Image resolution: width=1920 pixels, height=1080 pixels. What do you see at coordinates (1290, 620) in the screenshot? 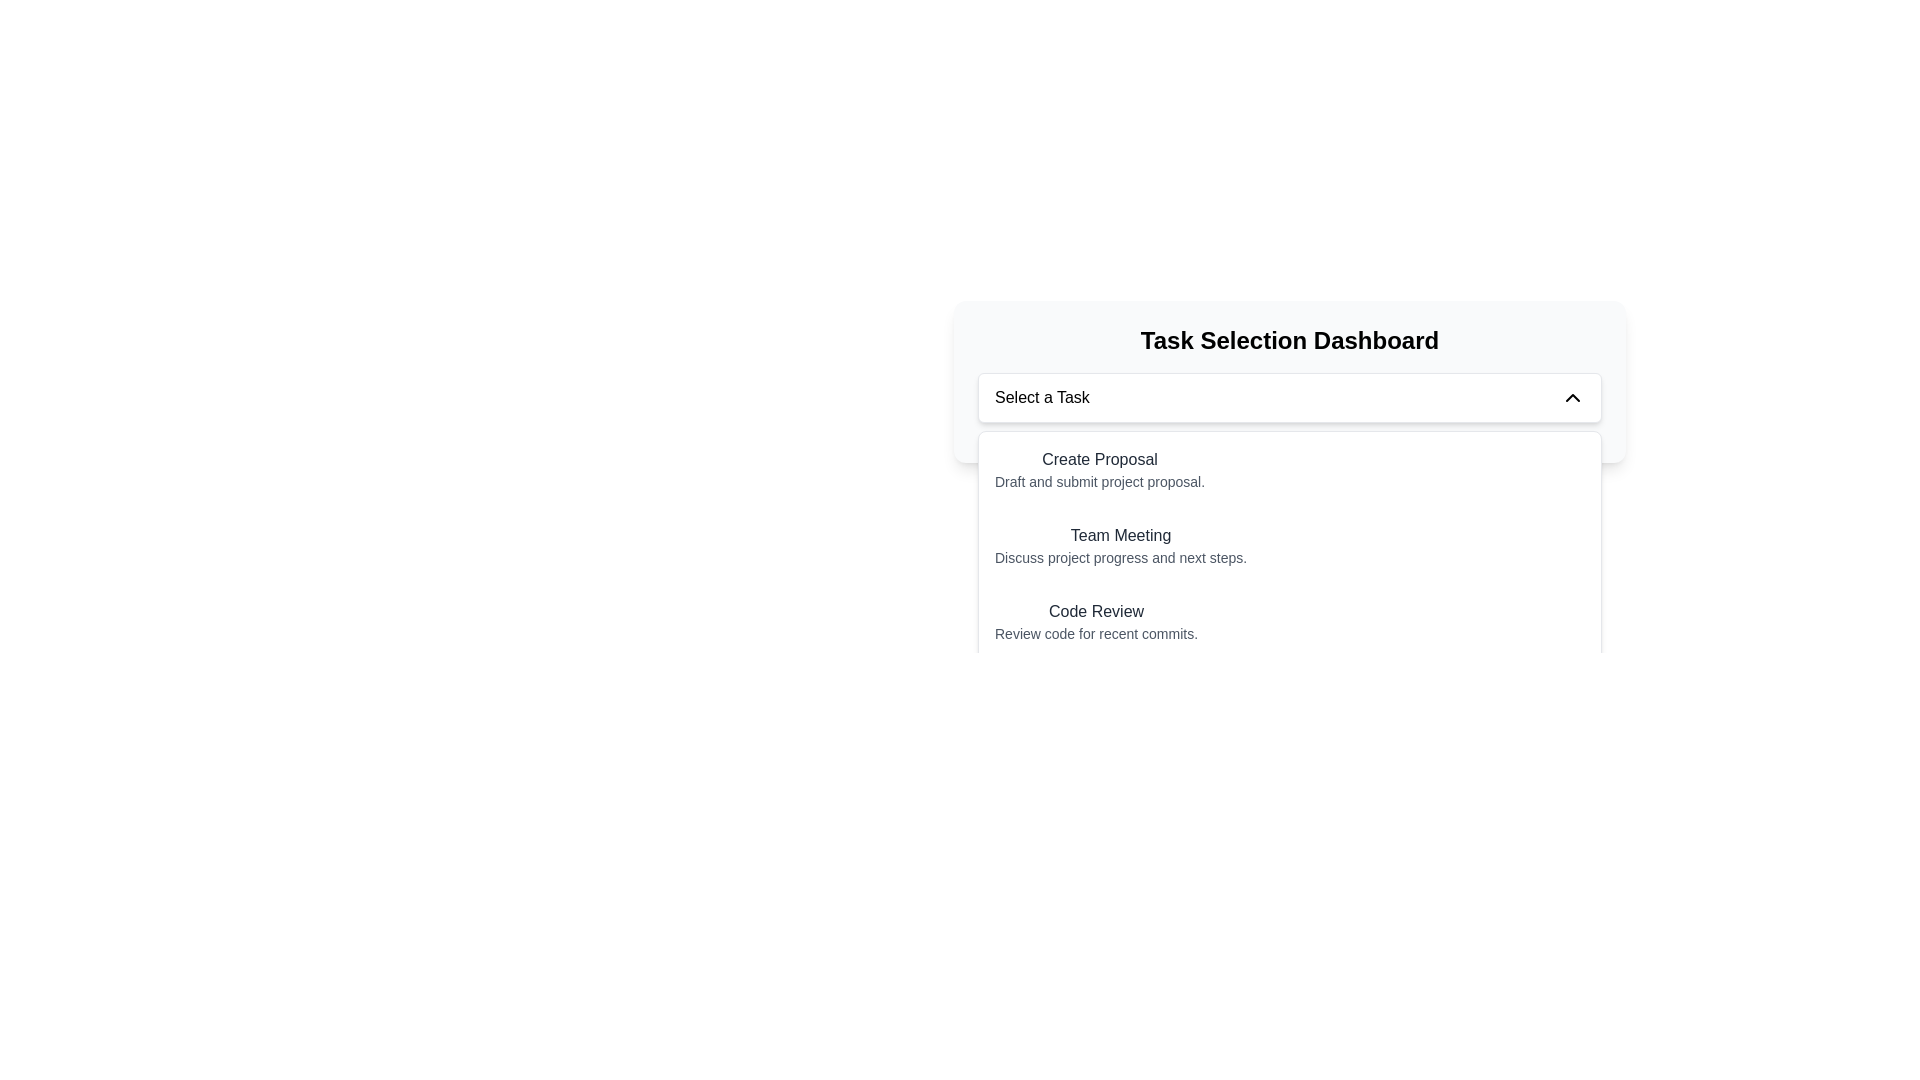
I see `to select the third item in the vertical menu of the 'Task Selection Dashboard', which represents a selectable option for reviewing code tasks` at bounding box center [1290, 620].